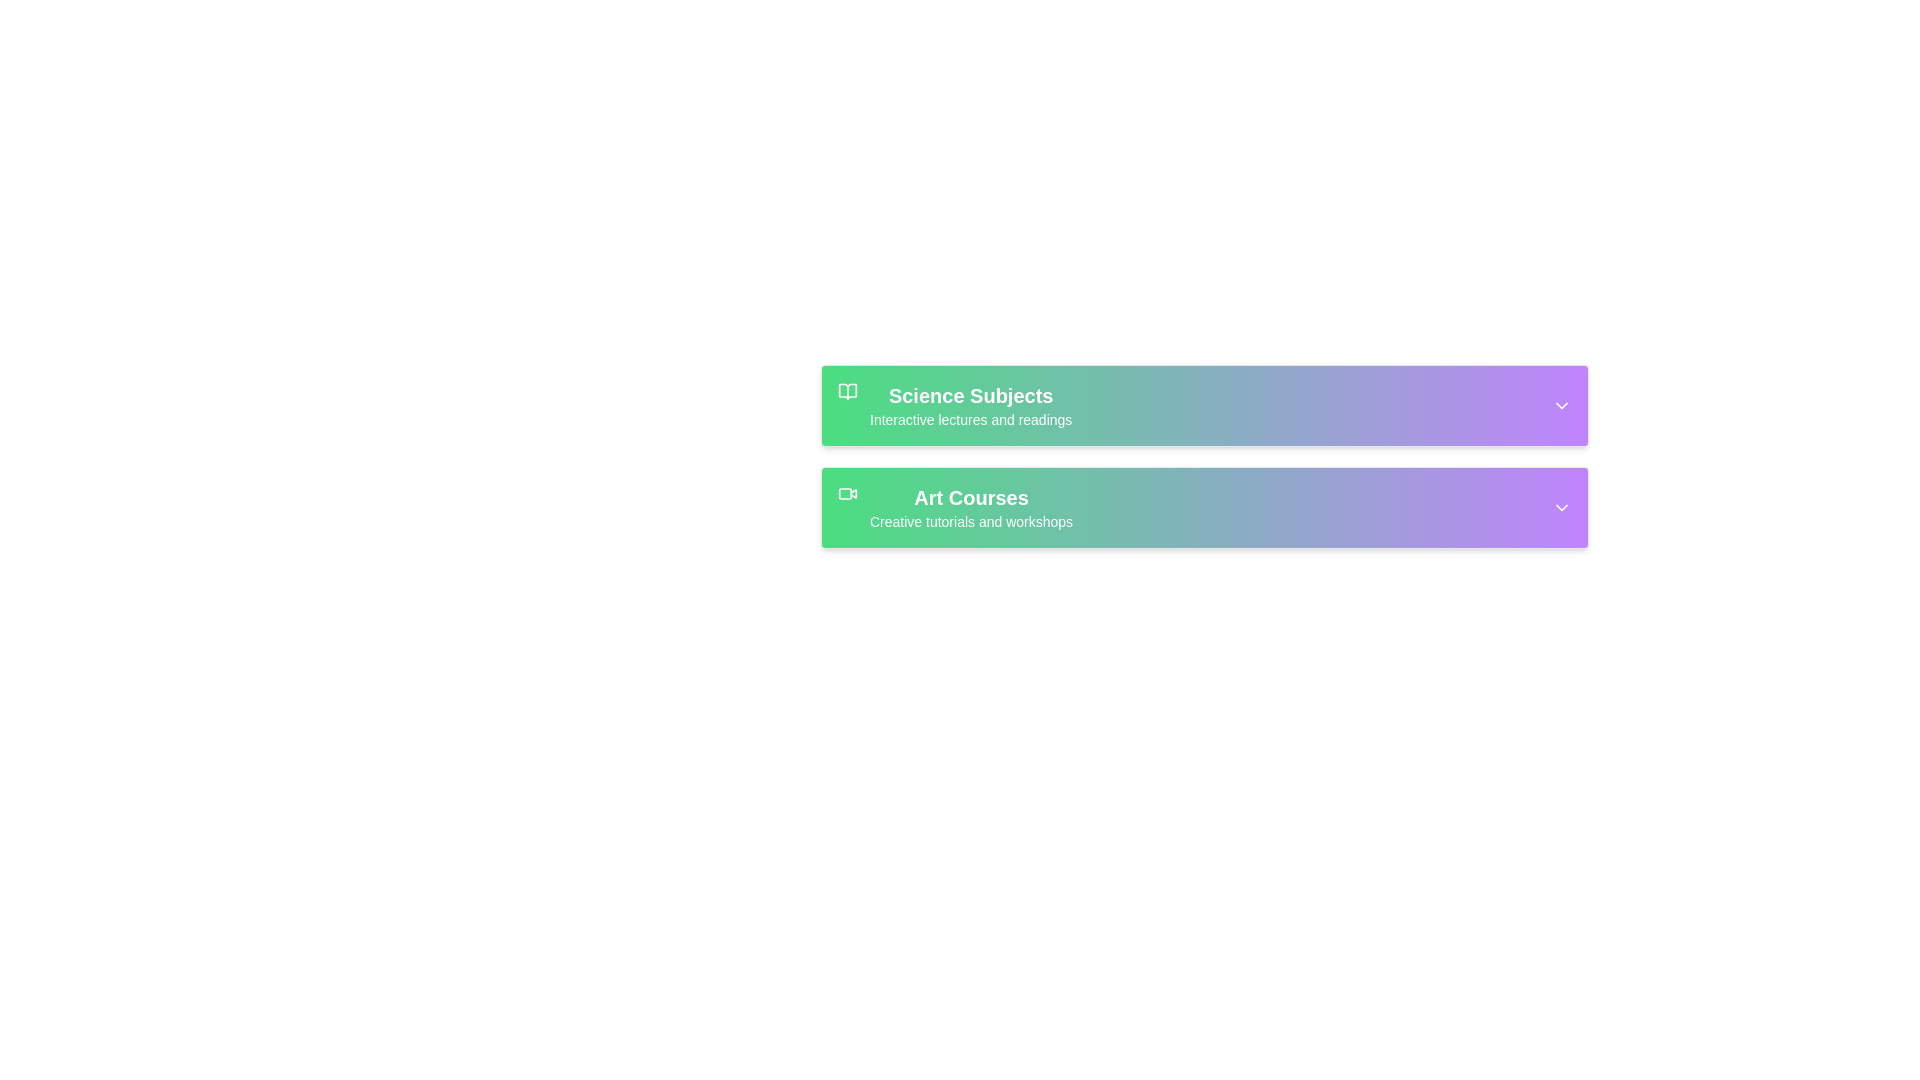 This screenshot has width=1920, height=1080. What do you see at coordinates (971, 520) in the screenshot?
I see `information displayed in the text block that contains 'Creative tutorials and workshops', which is located directly below the 'Art Courses' title` at bounding box center [971, 520].